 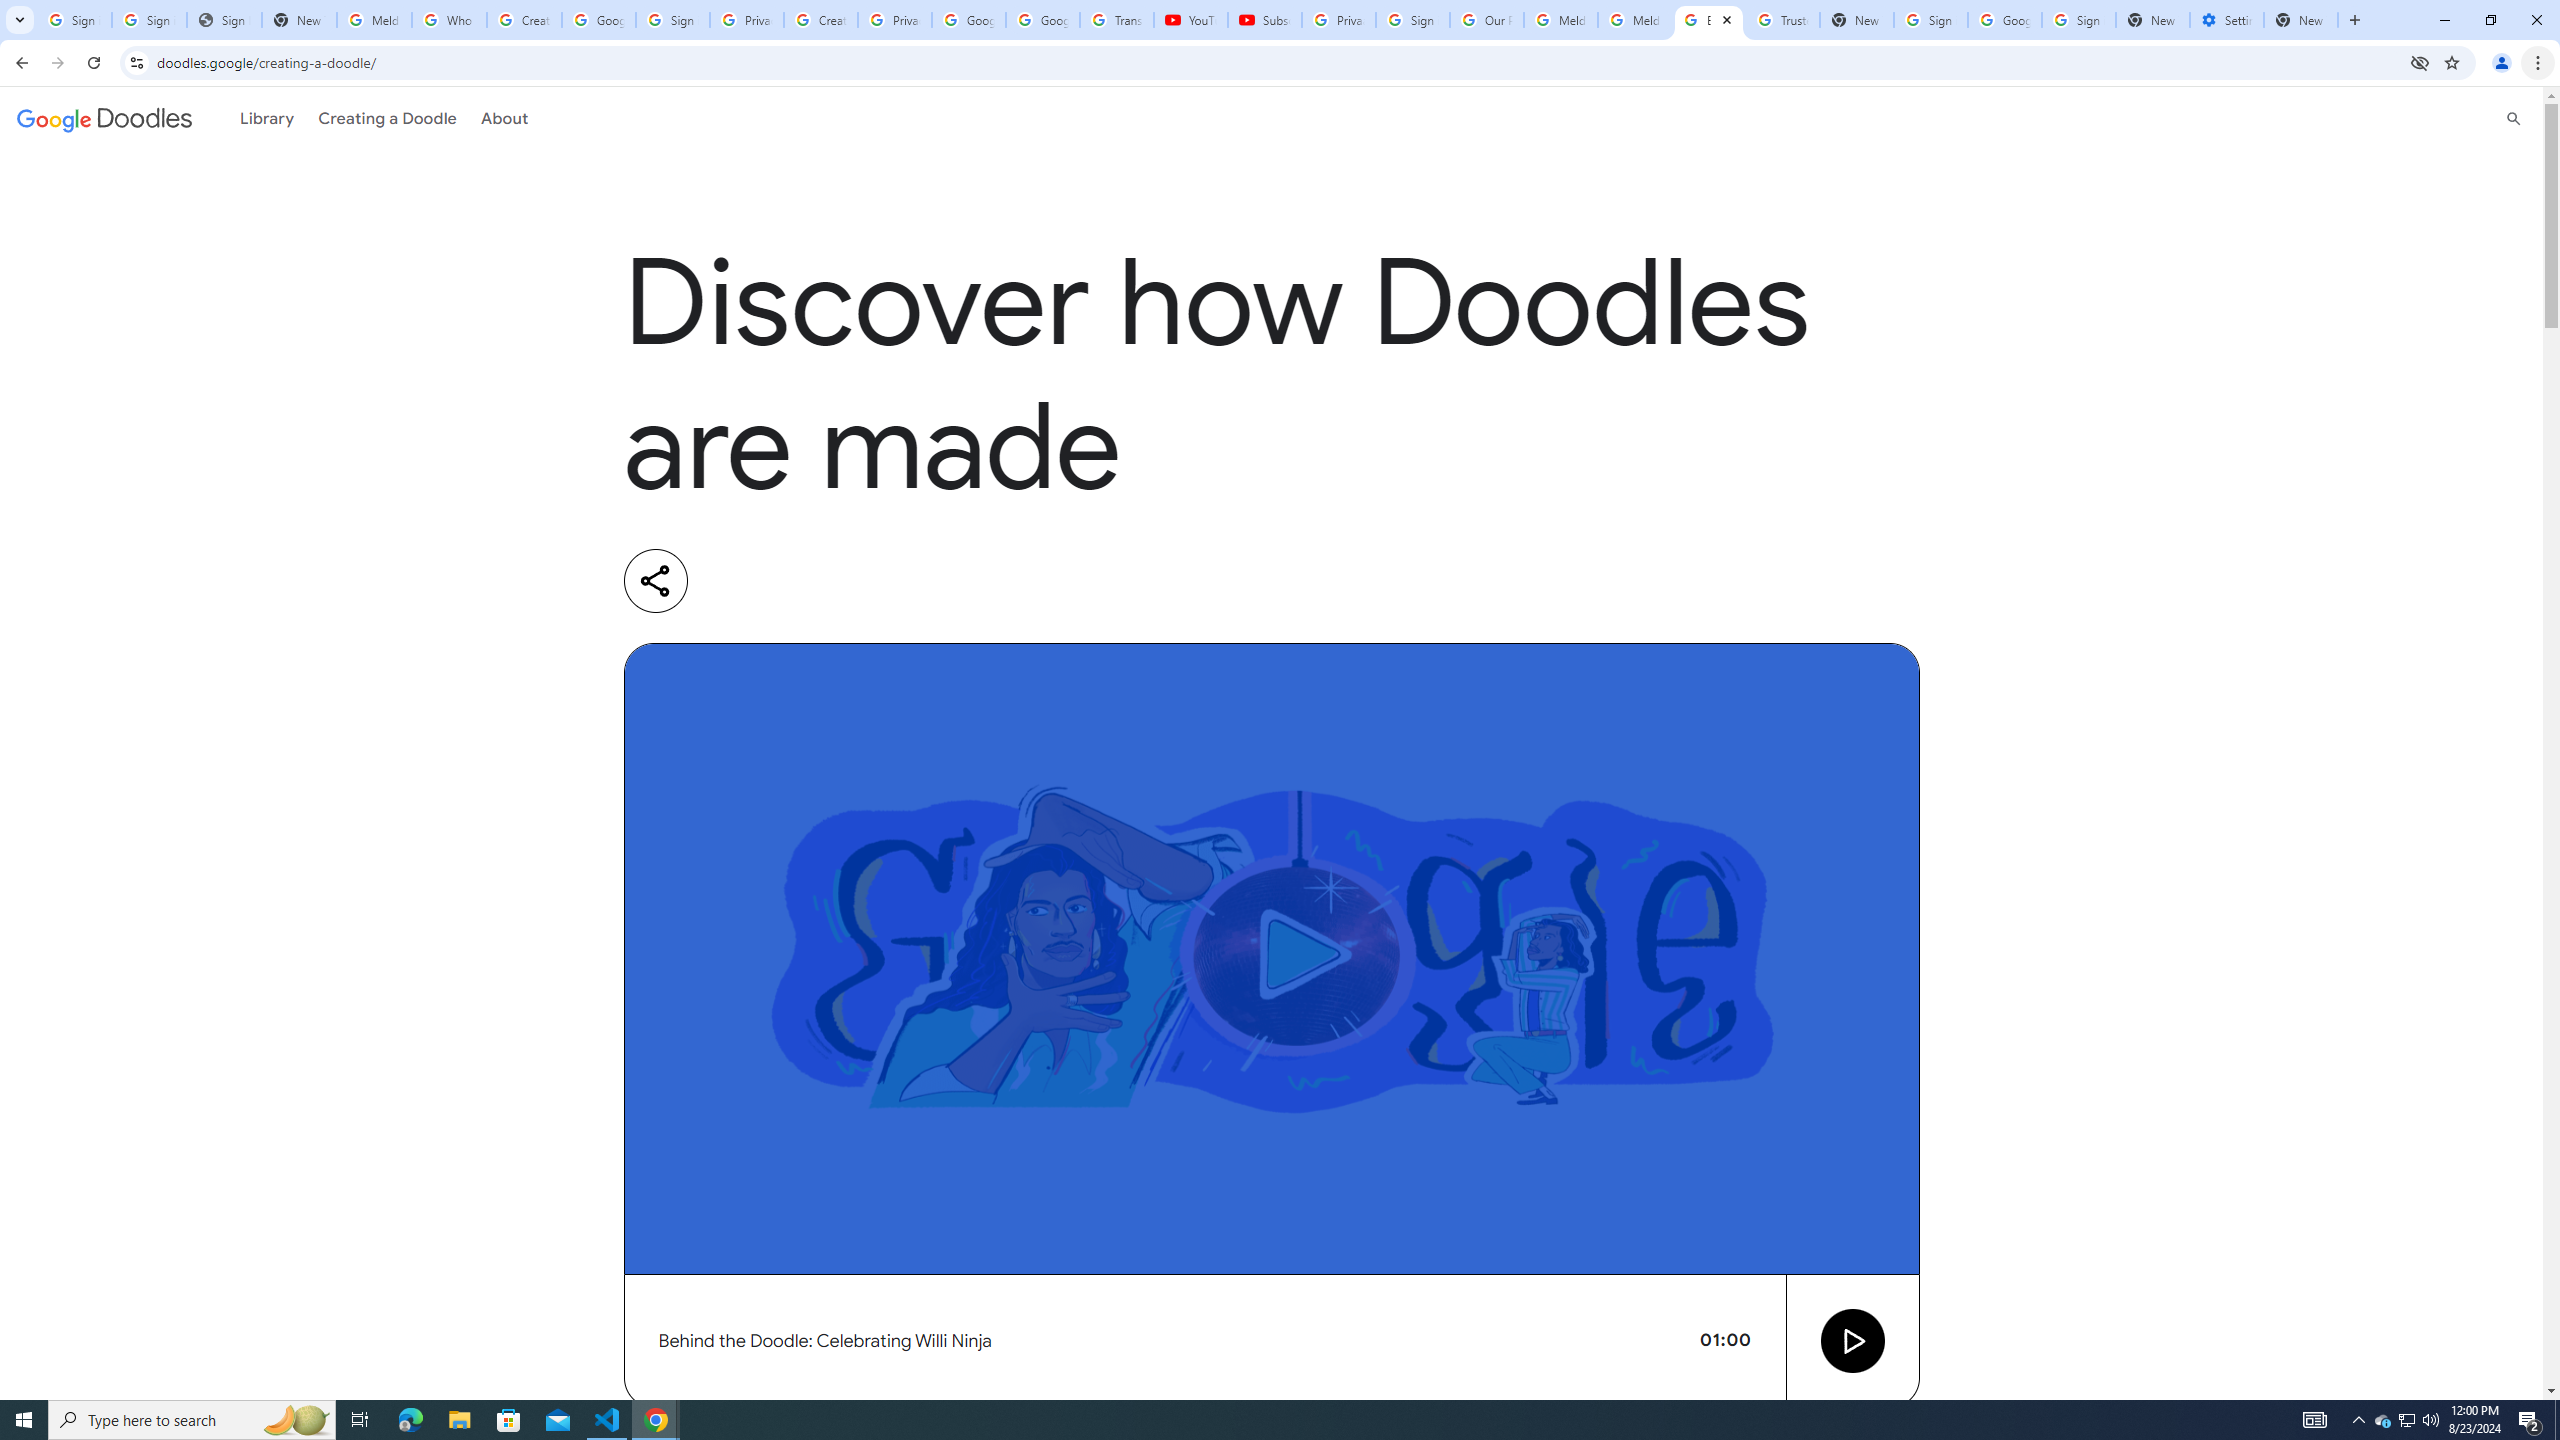 I want to click on 'Trusted Information and Content - Google Safety Center', so click(x=1782, y=19).